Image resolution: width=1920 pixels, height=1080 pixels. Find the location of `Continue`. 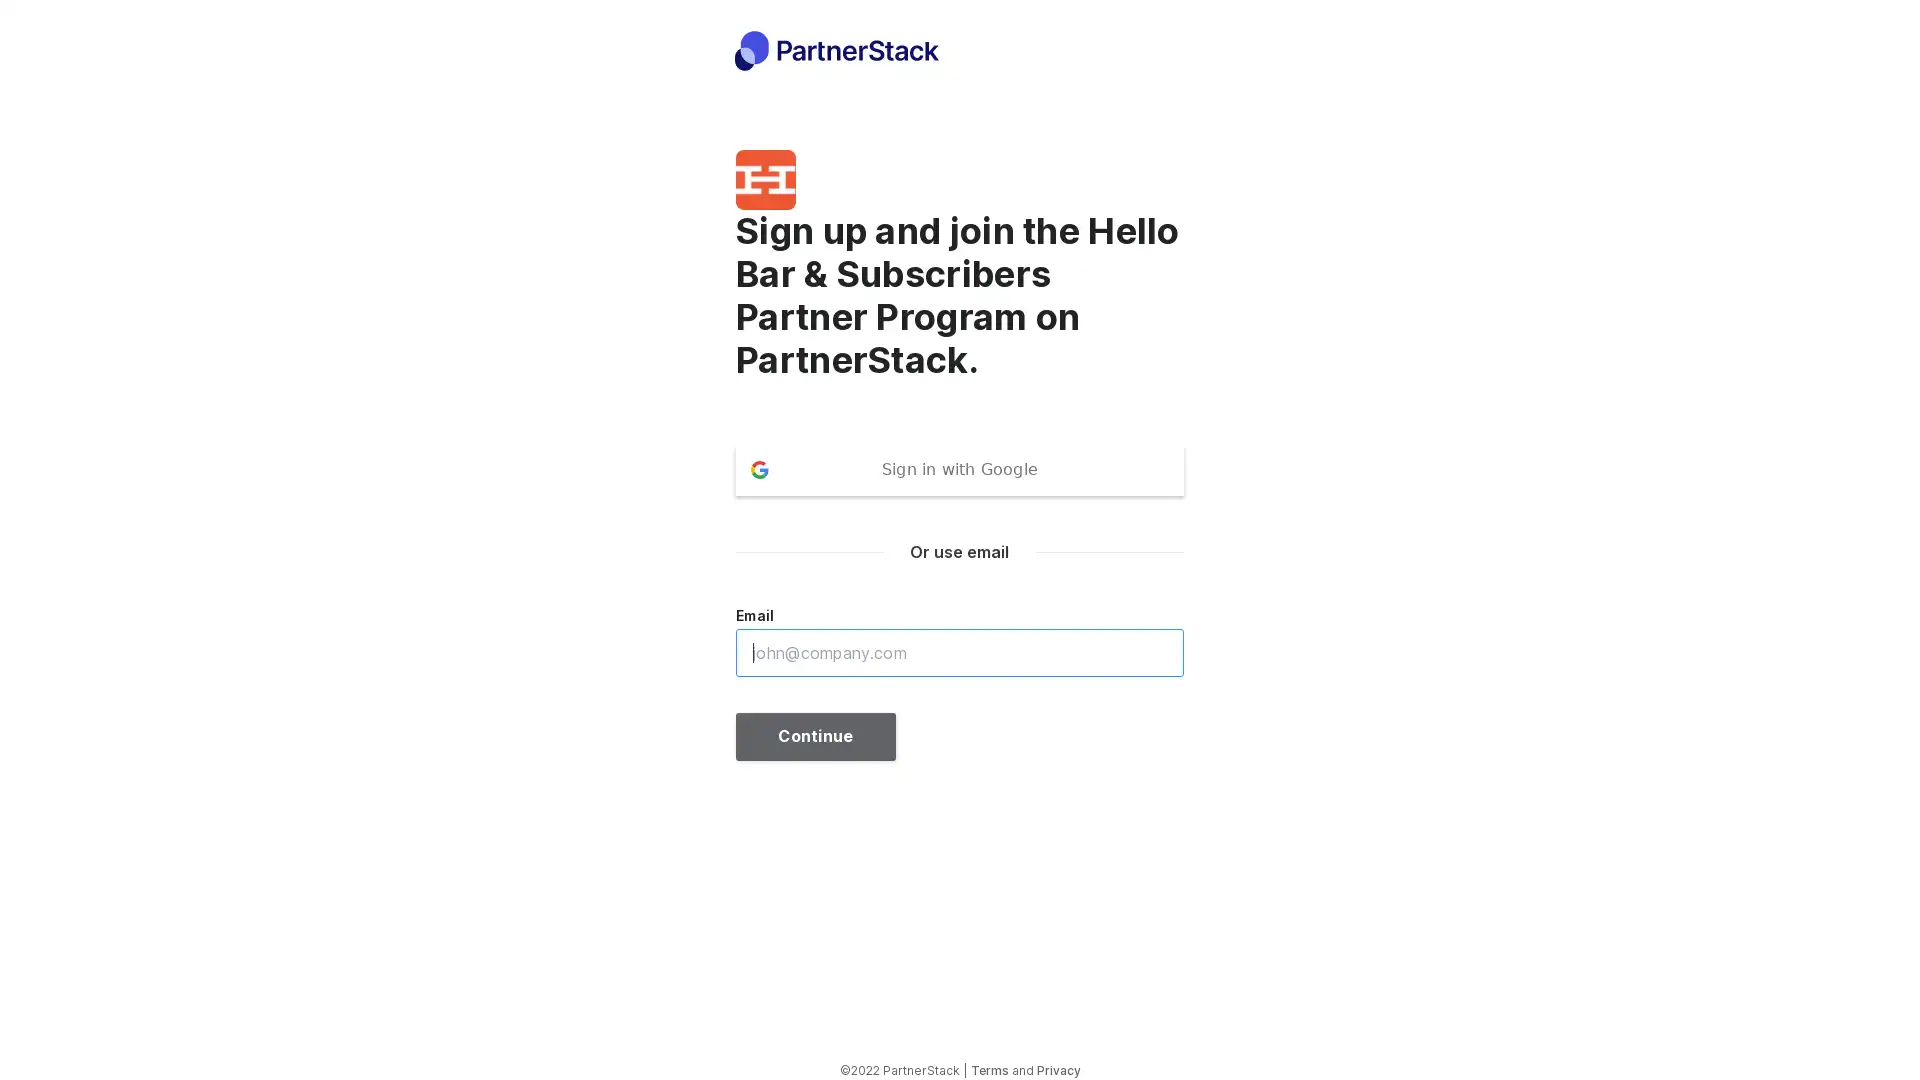

Continue is located at coordinates (816, 736).